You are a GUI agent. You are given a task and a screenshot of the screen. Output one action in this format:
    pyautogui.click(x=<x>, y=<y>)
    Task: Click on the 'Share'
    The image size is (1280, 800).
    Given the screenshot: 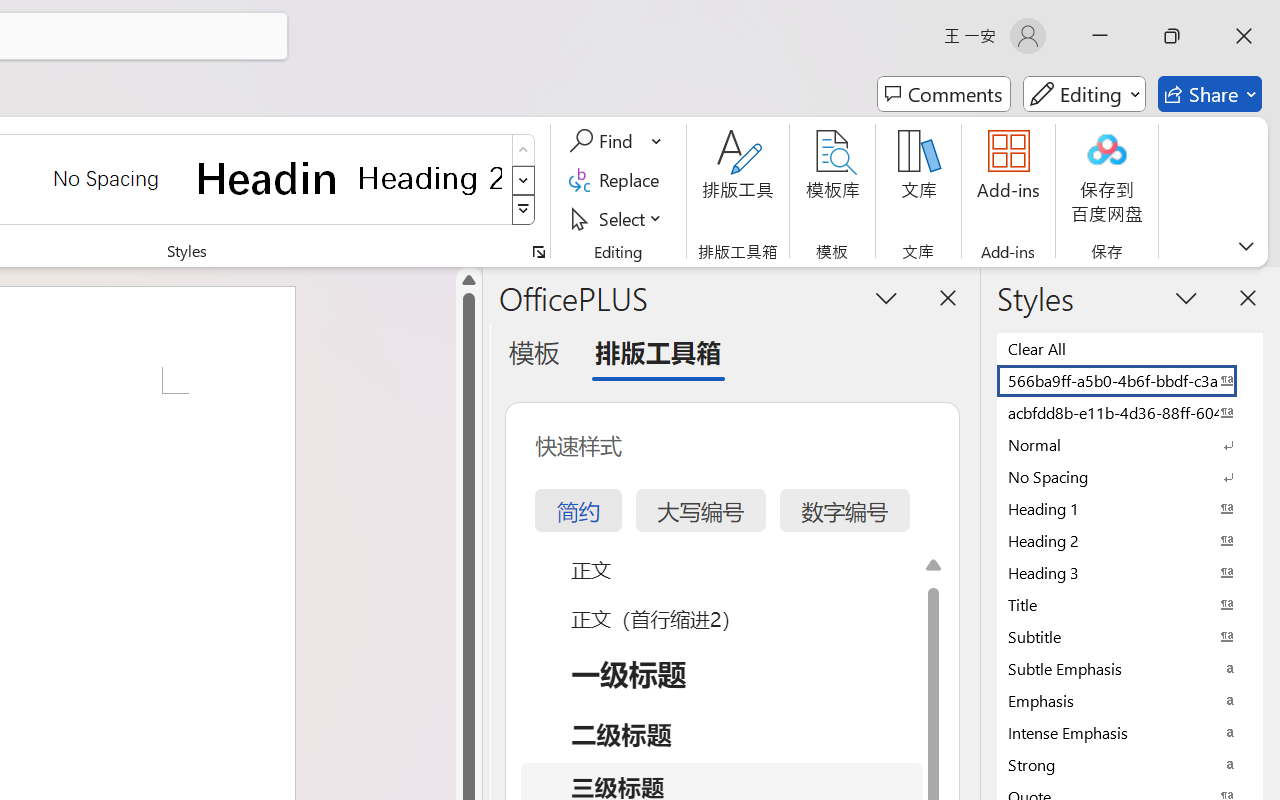 What is the action you would take?
    pyautogui.click(x=1209, y=94)
    